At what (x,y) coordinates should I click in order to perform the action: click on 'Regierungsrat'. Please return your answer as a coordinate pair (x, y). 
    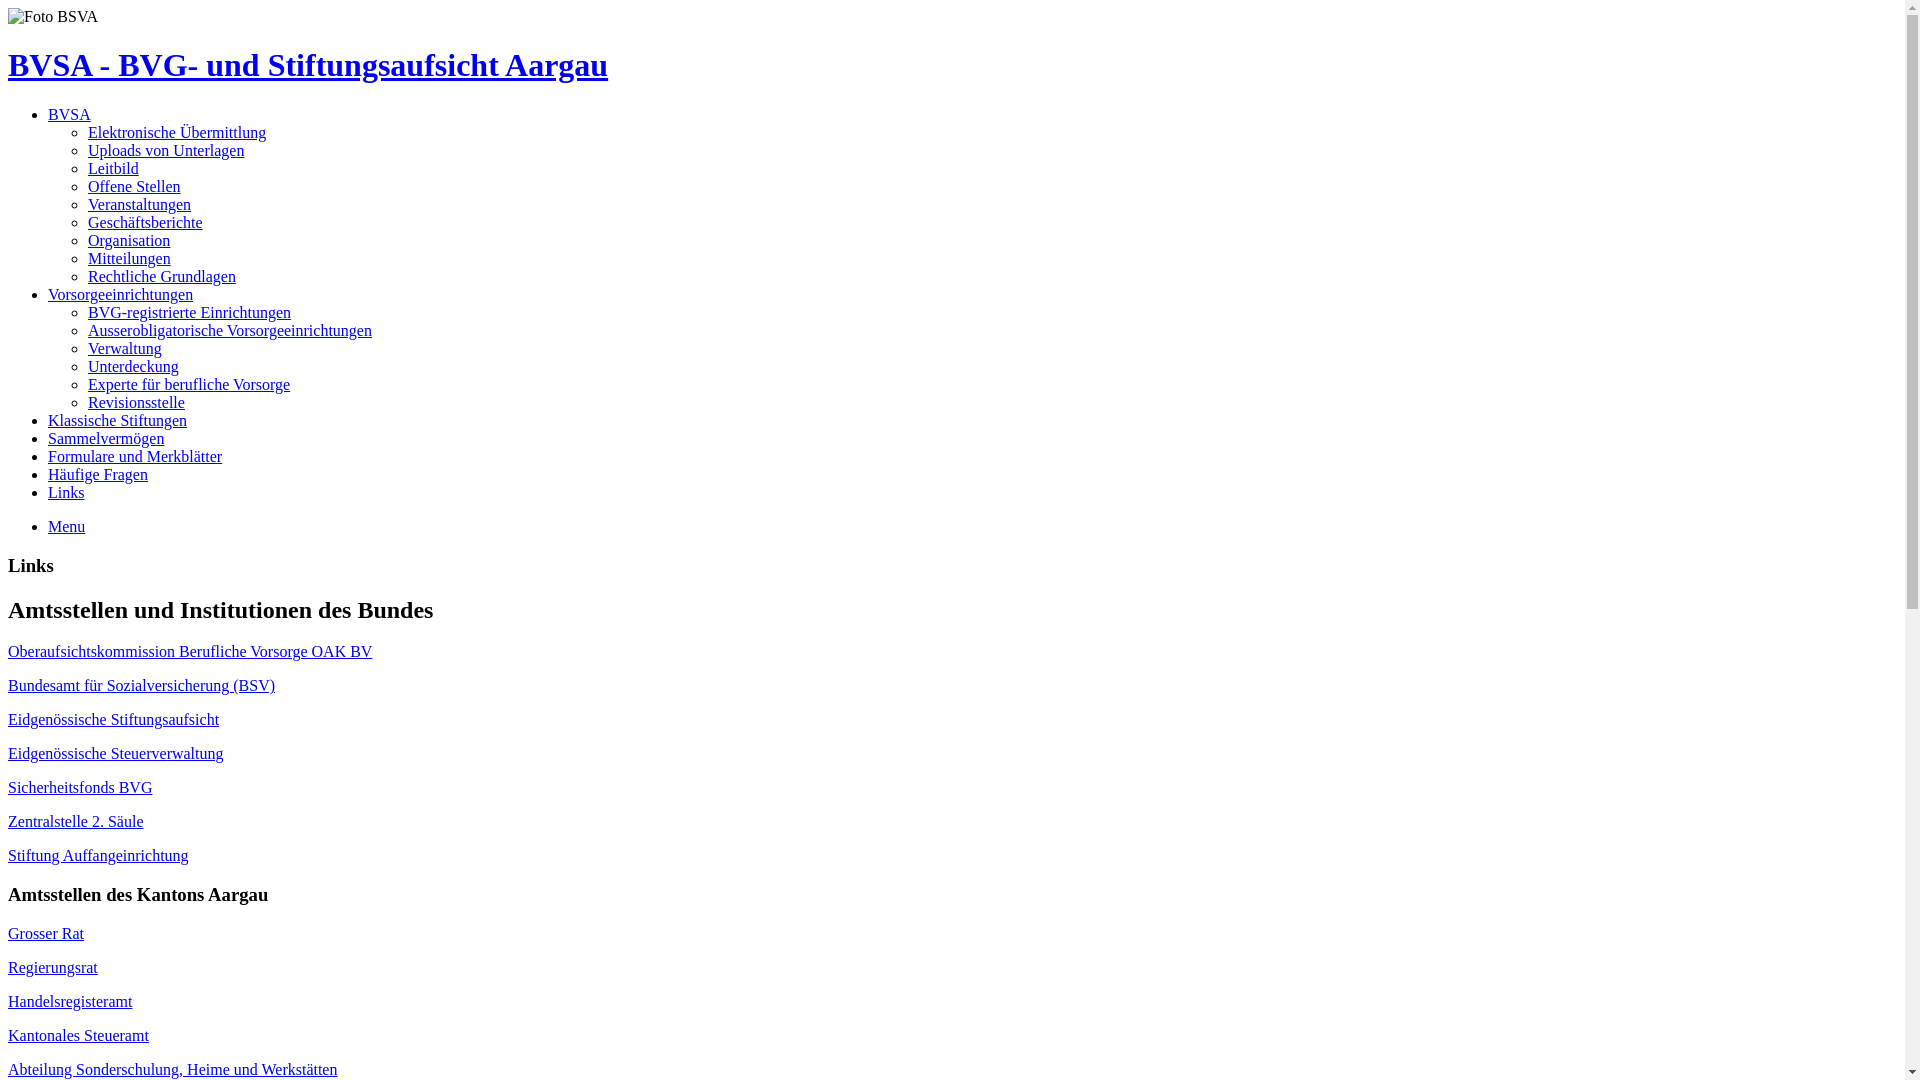
    Looking at the image, I should click on (52, 966).